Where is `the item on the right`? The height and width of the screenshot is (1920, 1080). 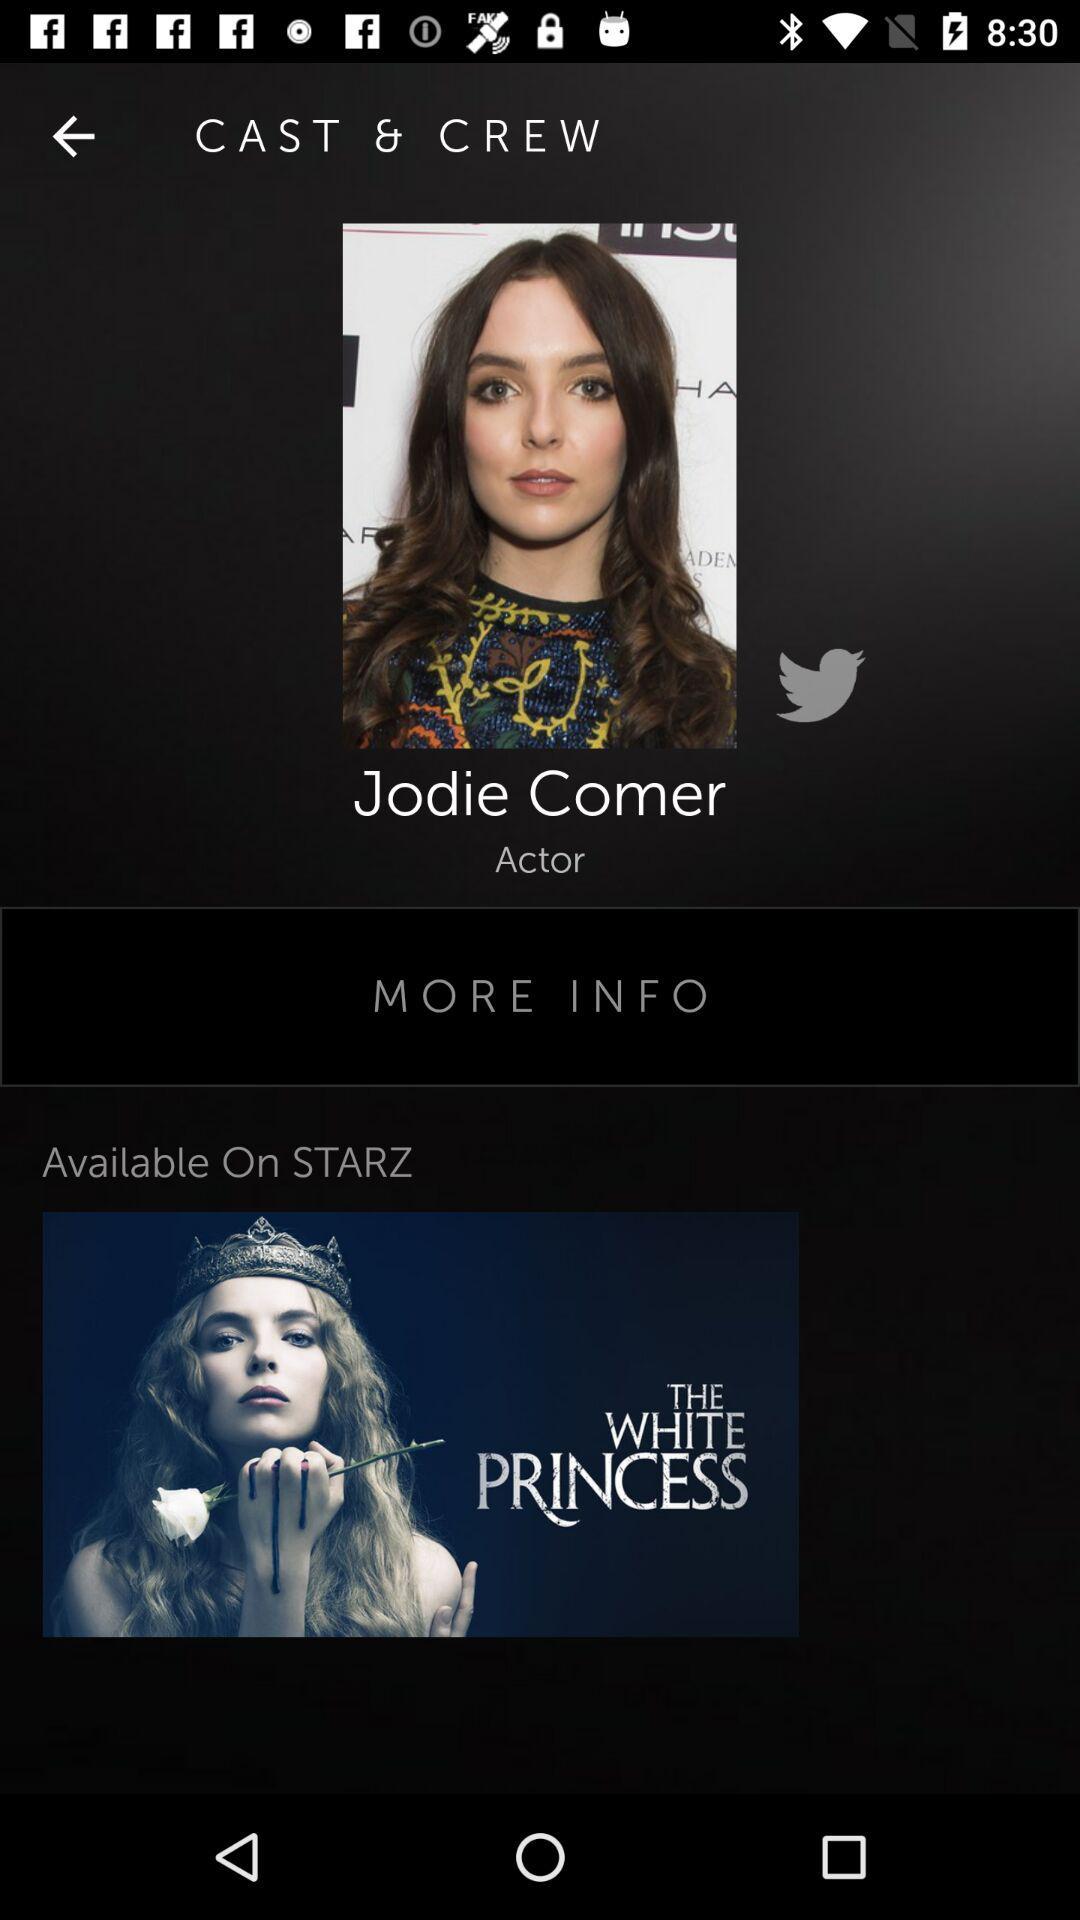
the item on the right is located at coordinates (820, 686).